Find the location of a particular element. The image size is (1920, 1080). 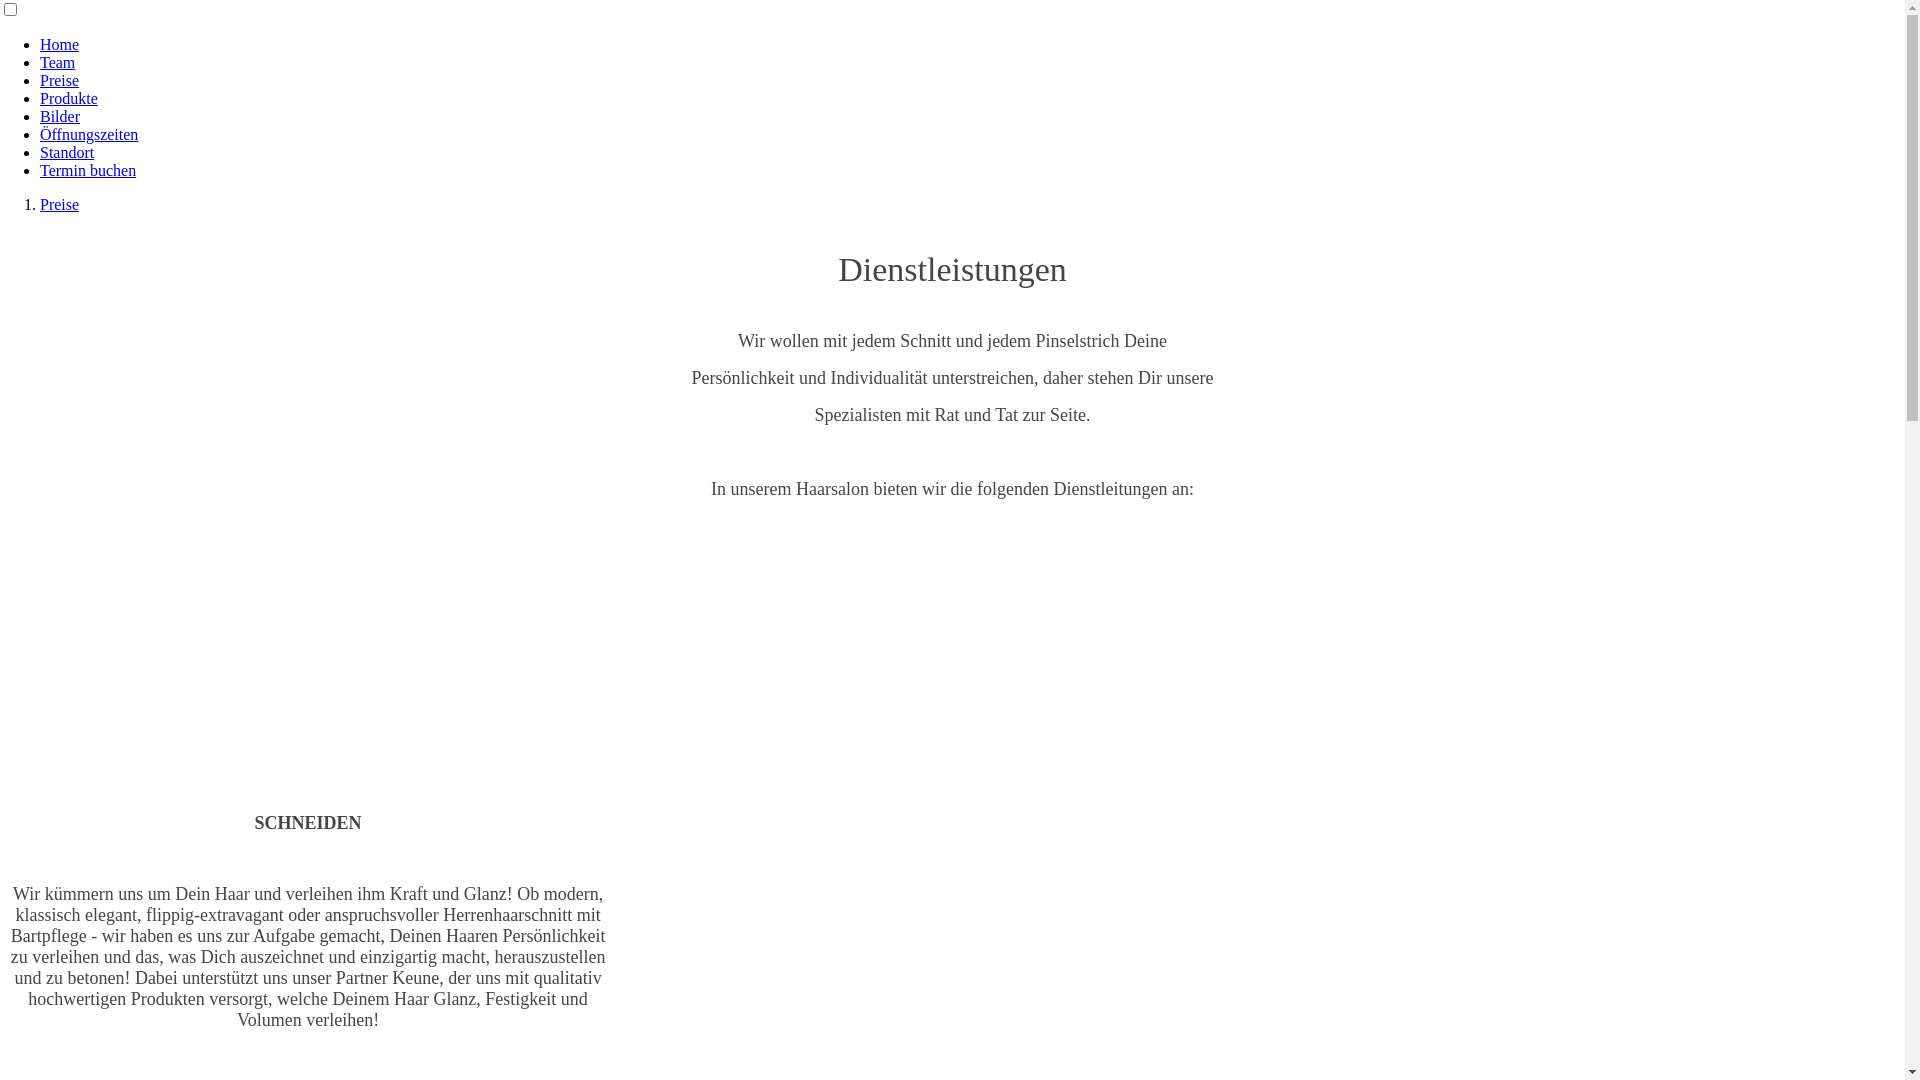

'Home' is located at coordinates (59, 44).